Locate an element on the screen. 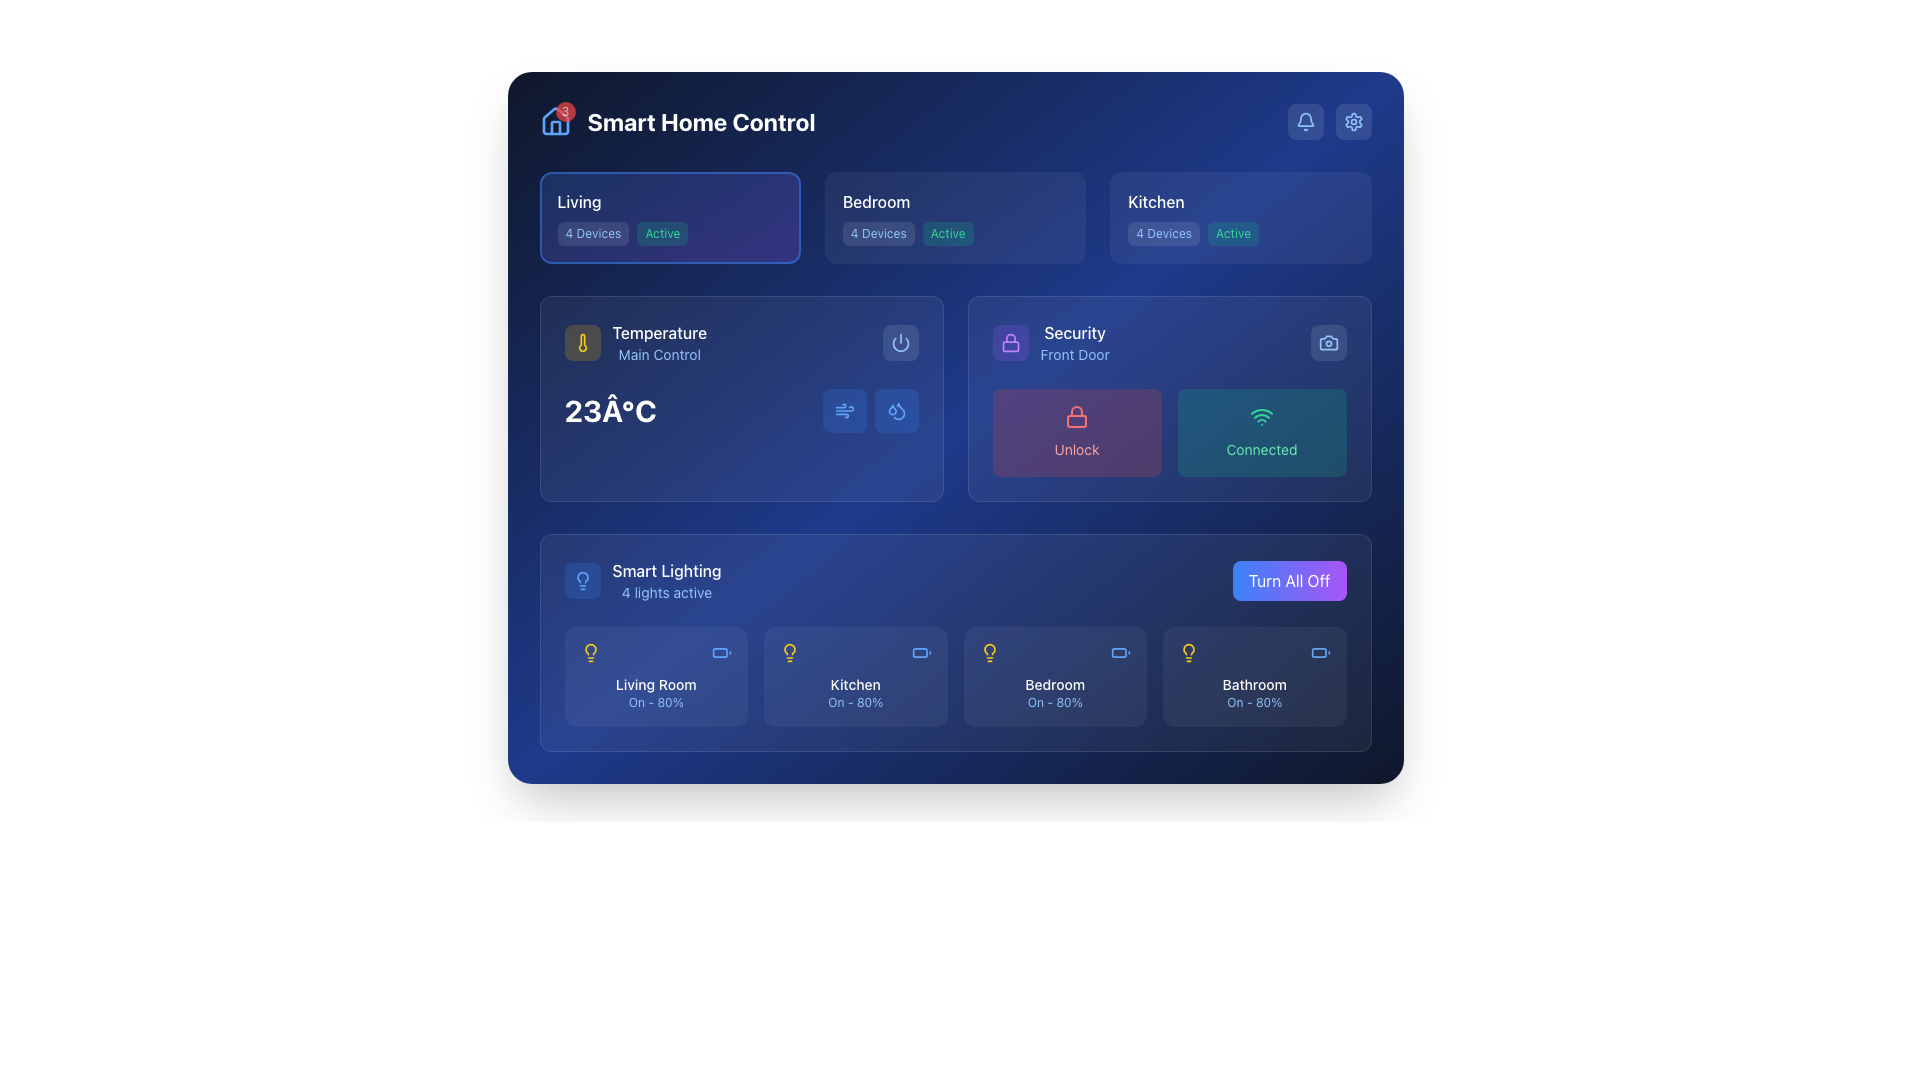 The height and width of the screenshot is (1080, 1920). the static textual display titled 'Smart Lighting' which shows '4 lights active' in a blue font, located to the right of a lightbulb icon in the lower-left quadrant of the interface is located at coordinates (667, 581).